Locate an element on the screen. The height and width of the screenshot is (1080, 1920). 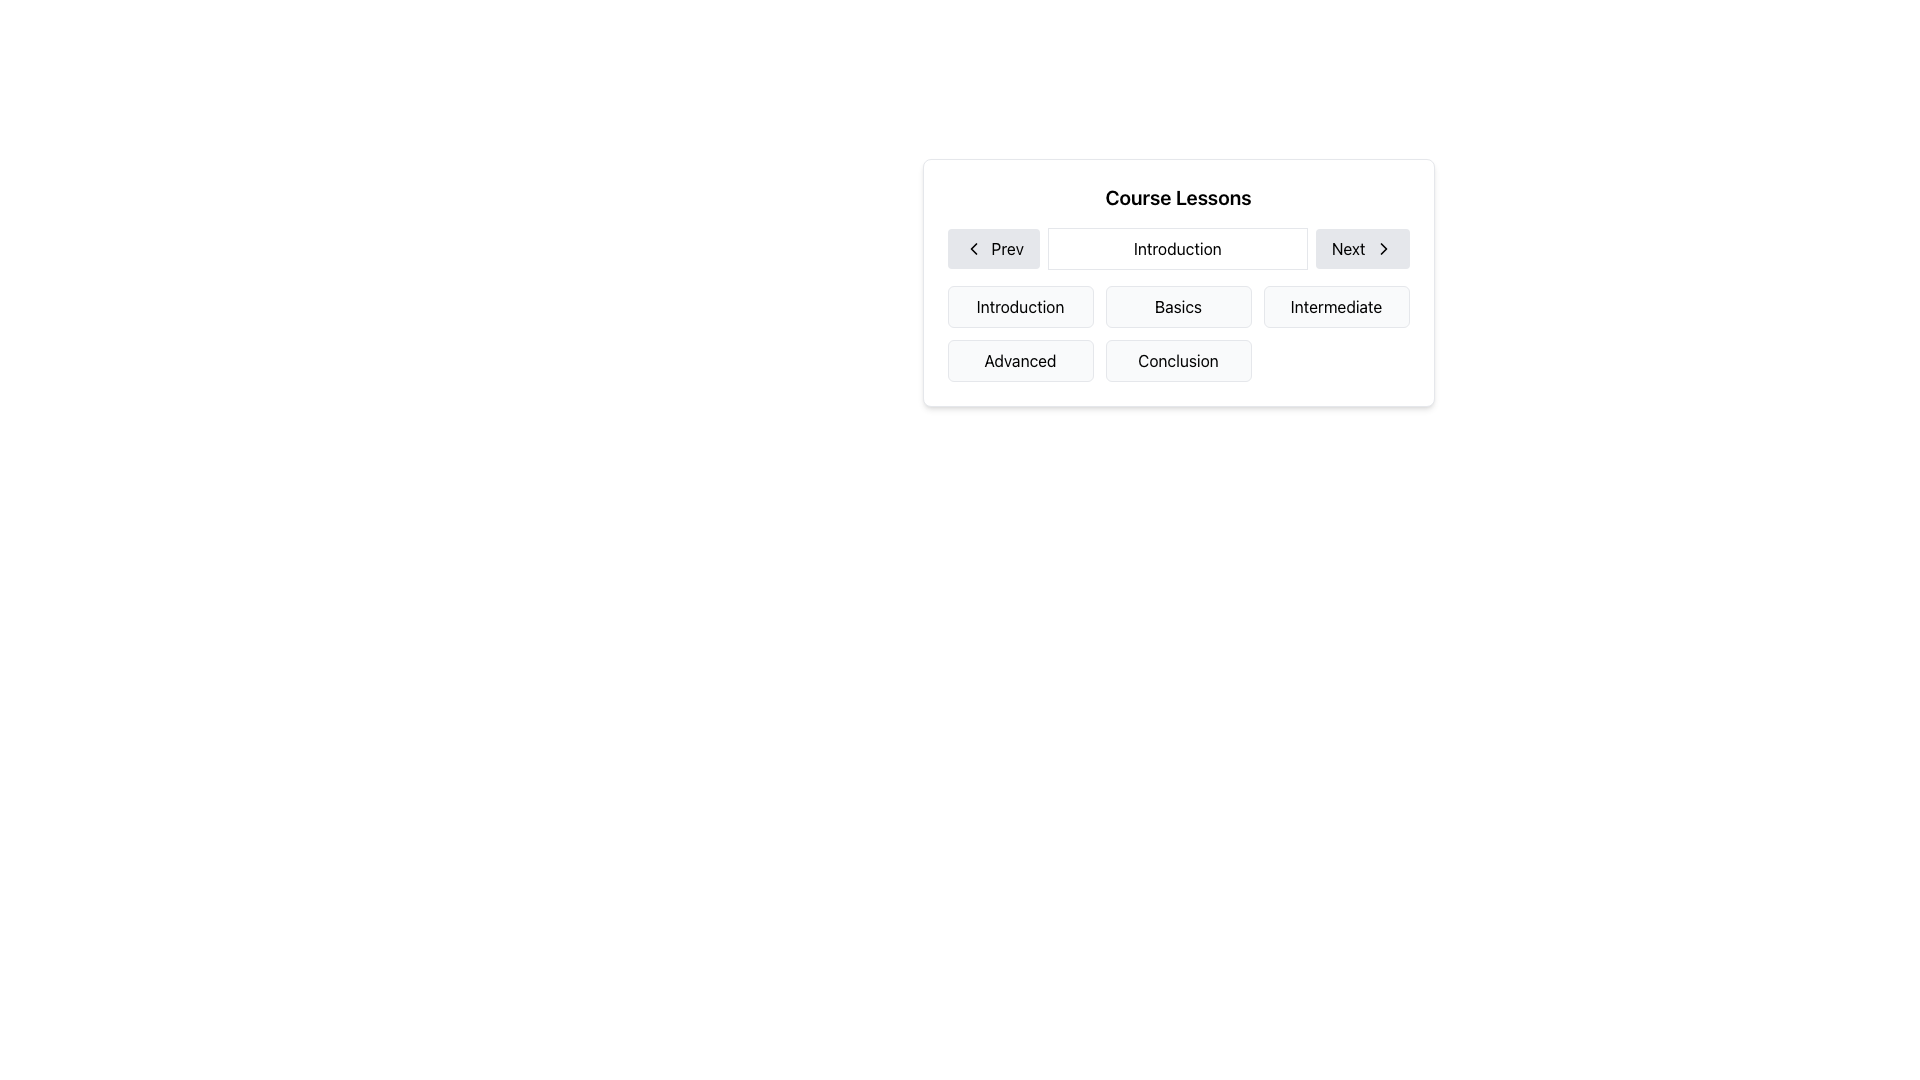
the Chevron icon within the 'Next' button located at the top-right corner of the 'Course Lessons' panel is located at coordinates (1382, 248).